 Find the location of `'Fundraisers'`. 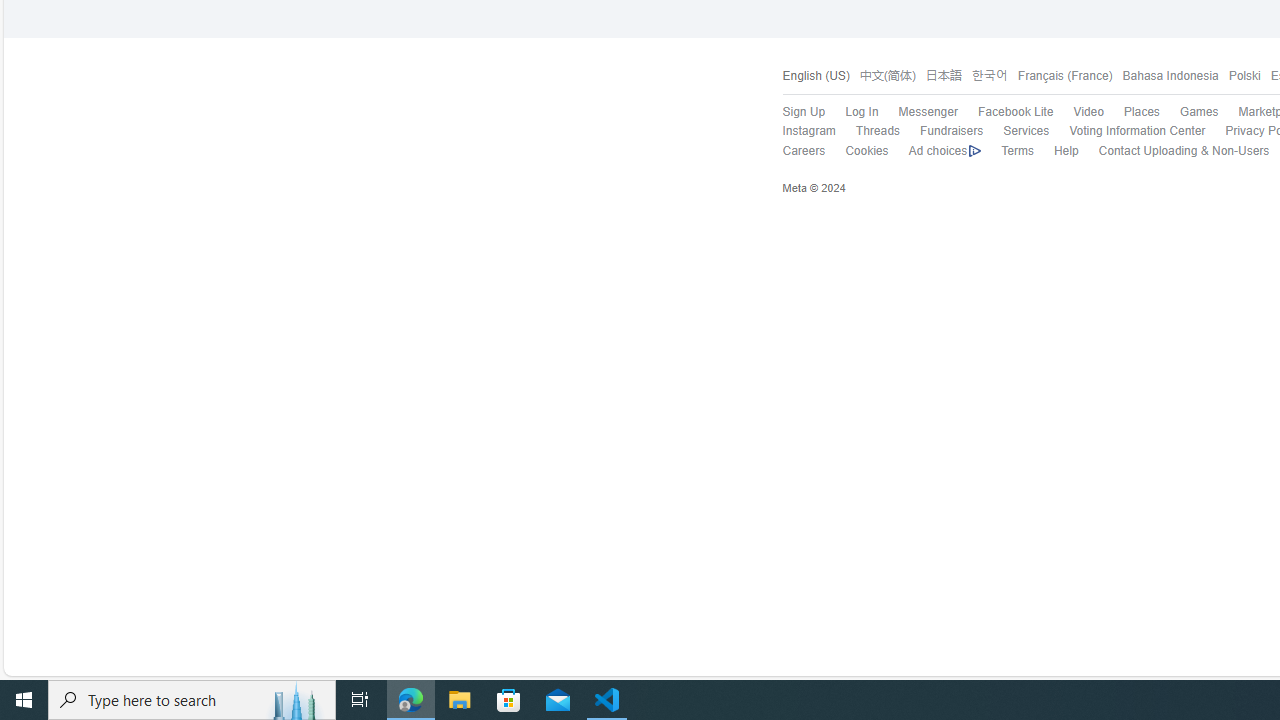

'Fundraisers' is located at coordinates (950, 131).